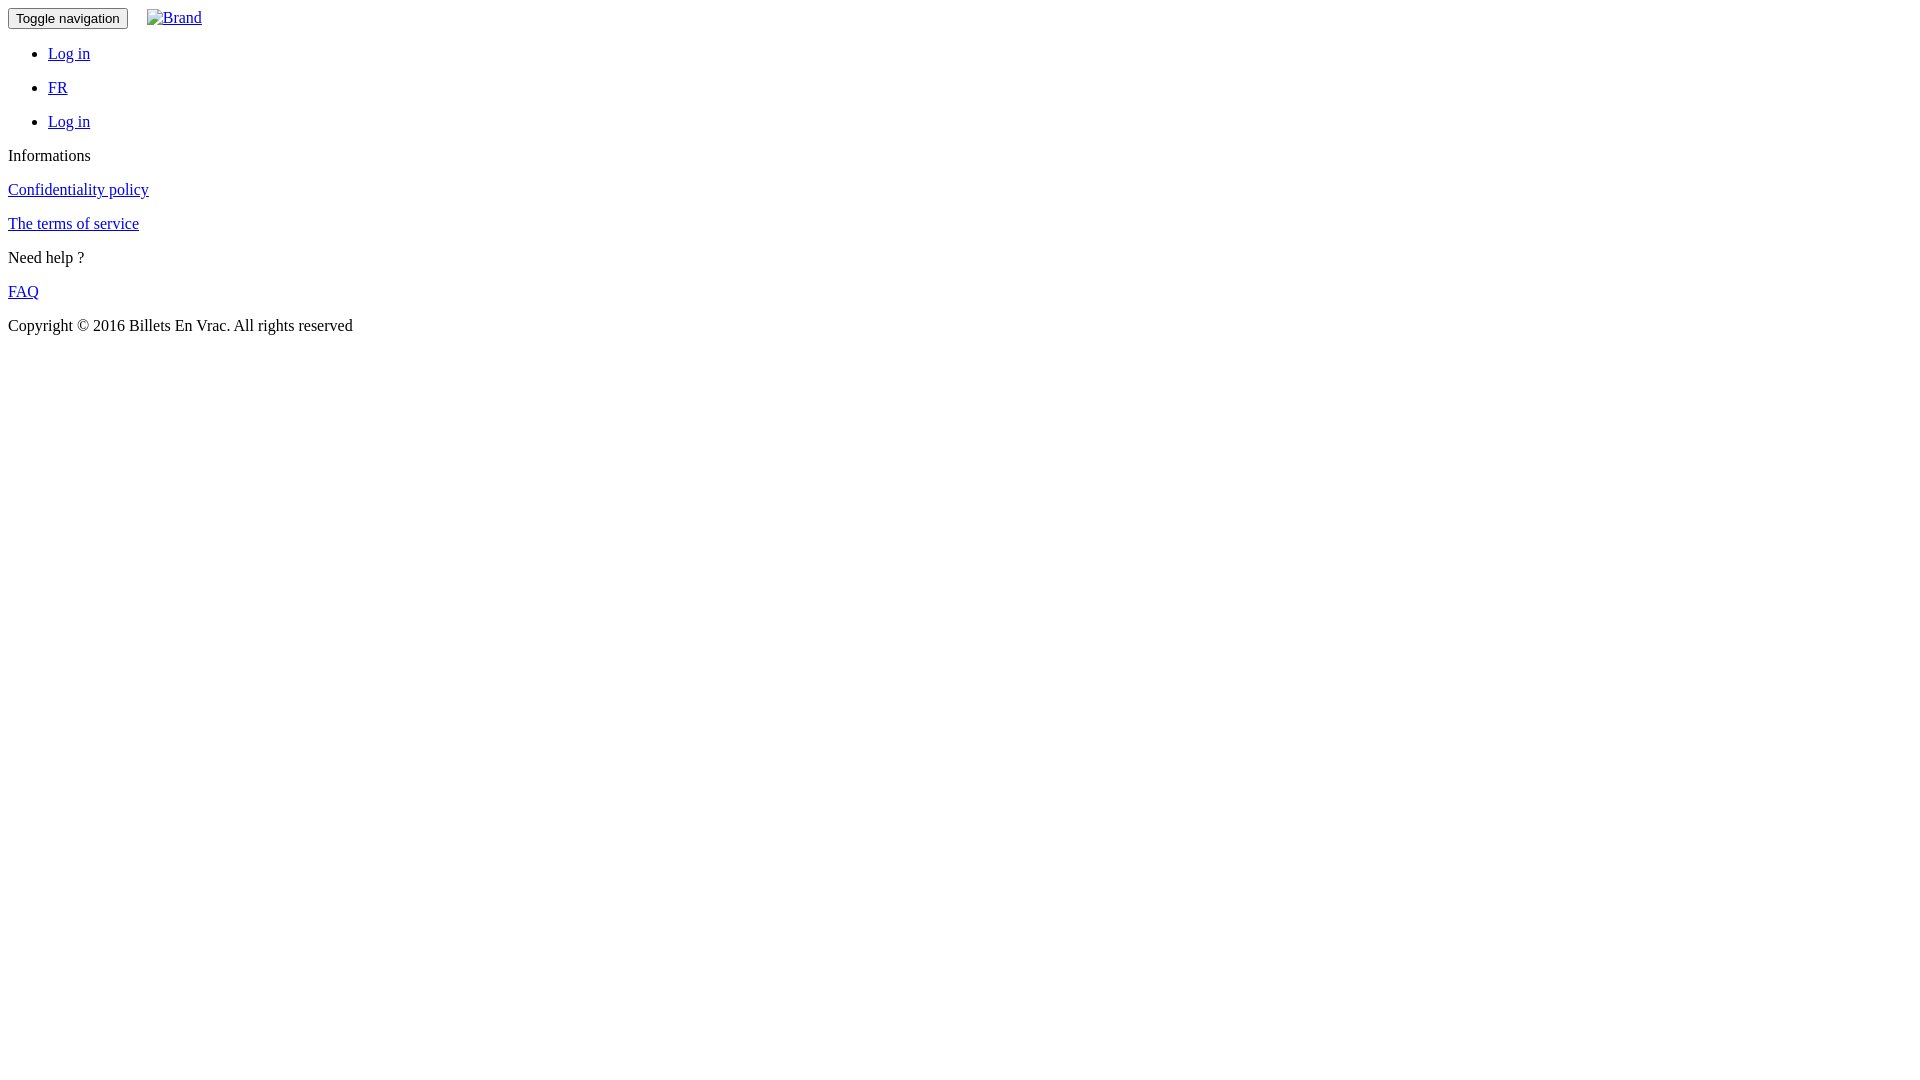 This screenshot has width=1920, height=1080. I want to click on 'Log in', so click(48, 52).